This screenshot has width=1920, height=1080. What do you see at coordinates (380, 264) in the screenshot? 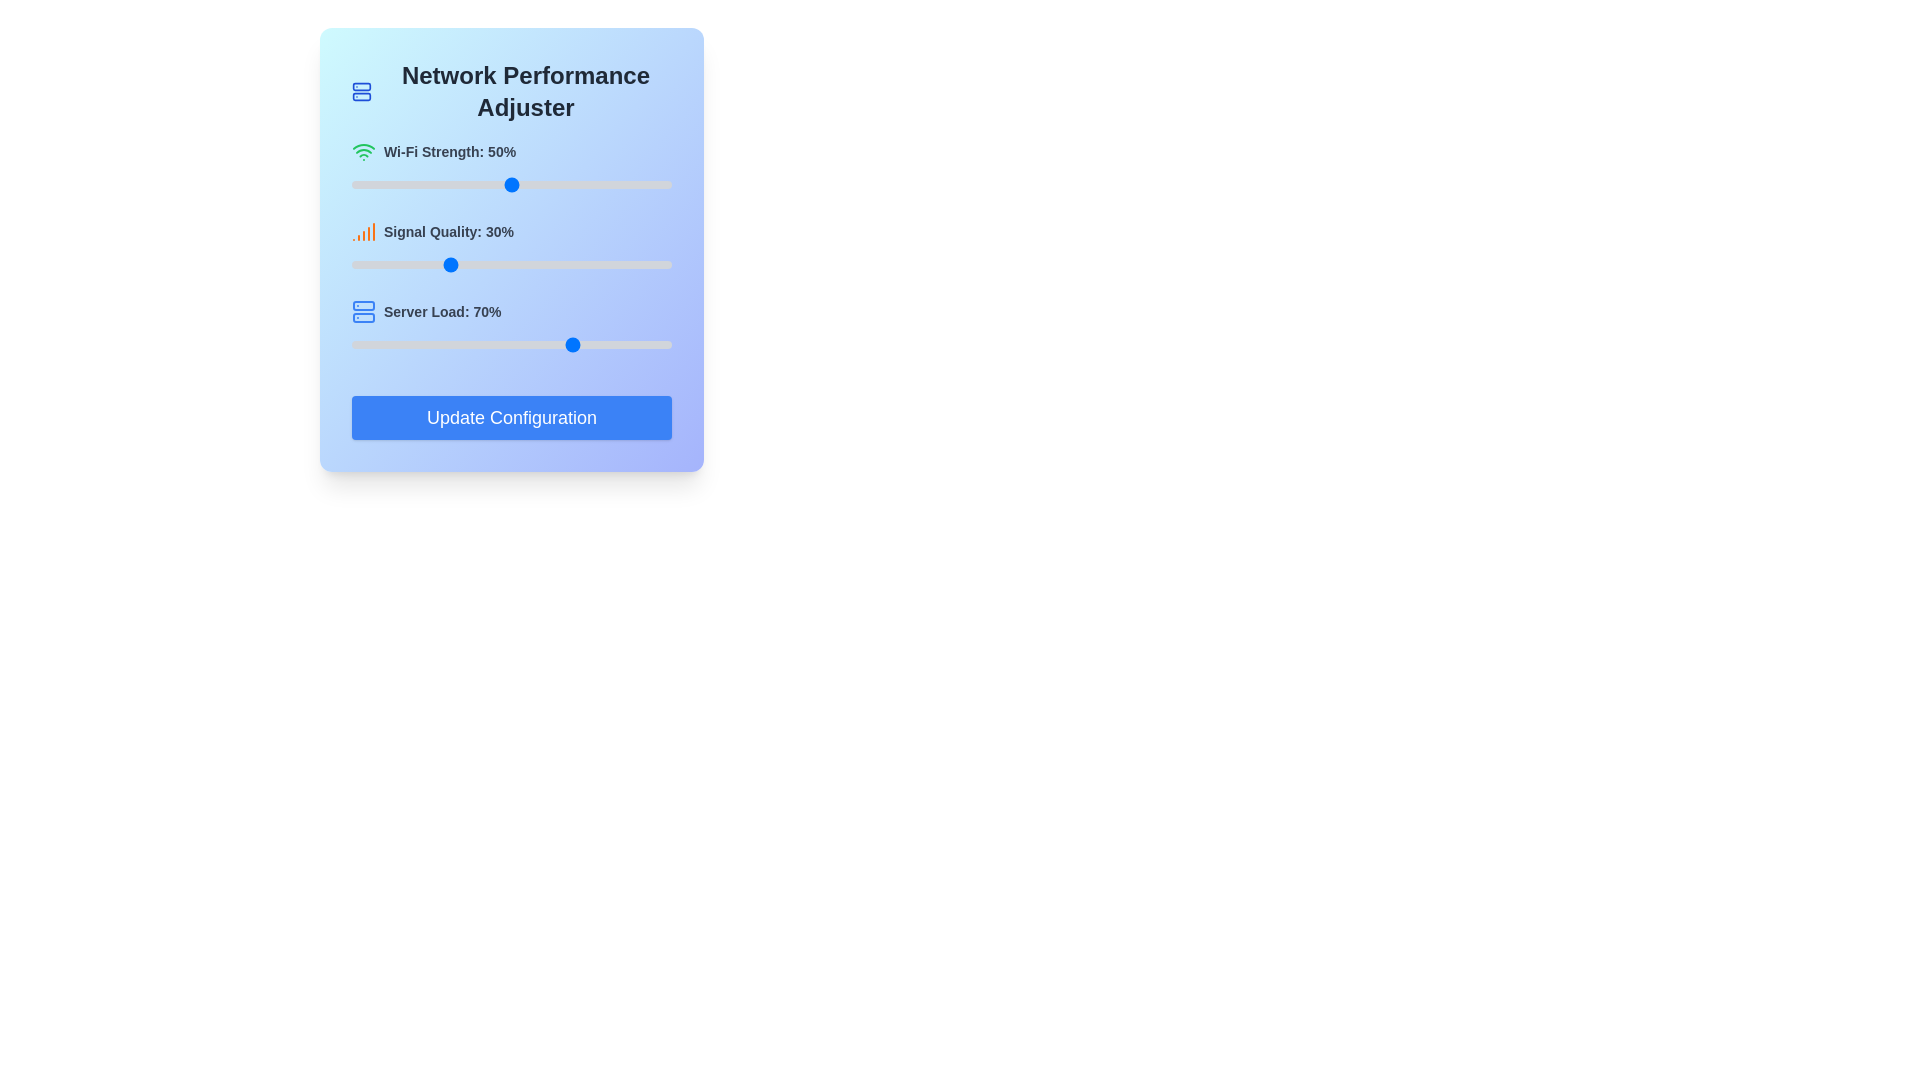
I see `the signal quality` at bounding box center [380, 264].